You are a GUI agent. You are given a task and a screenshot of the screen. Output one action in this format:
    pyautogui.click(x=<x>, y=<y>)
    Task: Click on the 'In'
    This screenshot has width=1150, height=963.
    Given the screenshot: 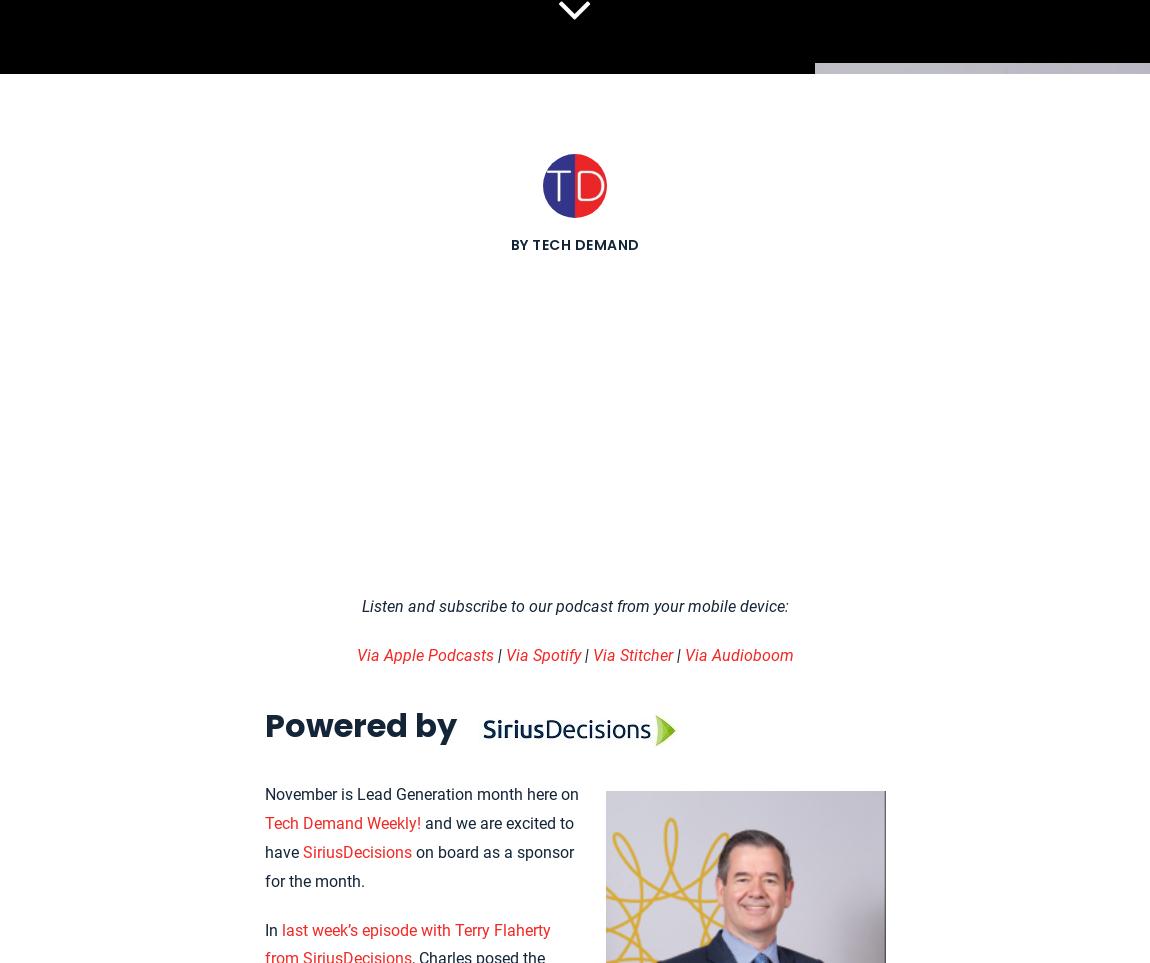 What is the action you would take?
    pyautogui.click(x=271, y=929)
    